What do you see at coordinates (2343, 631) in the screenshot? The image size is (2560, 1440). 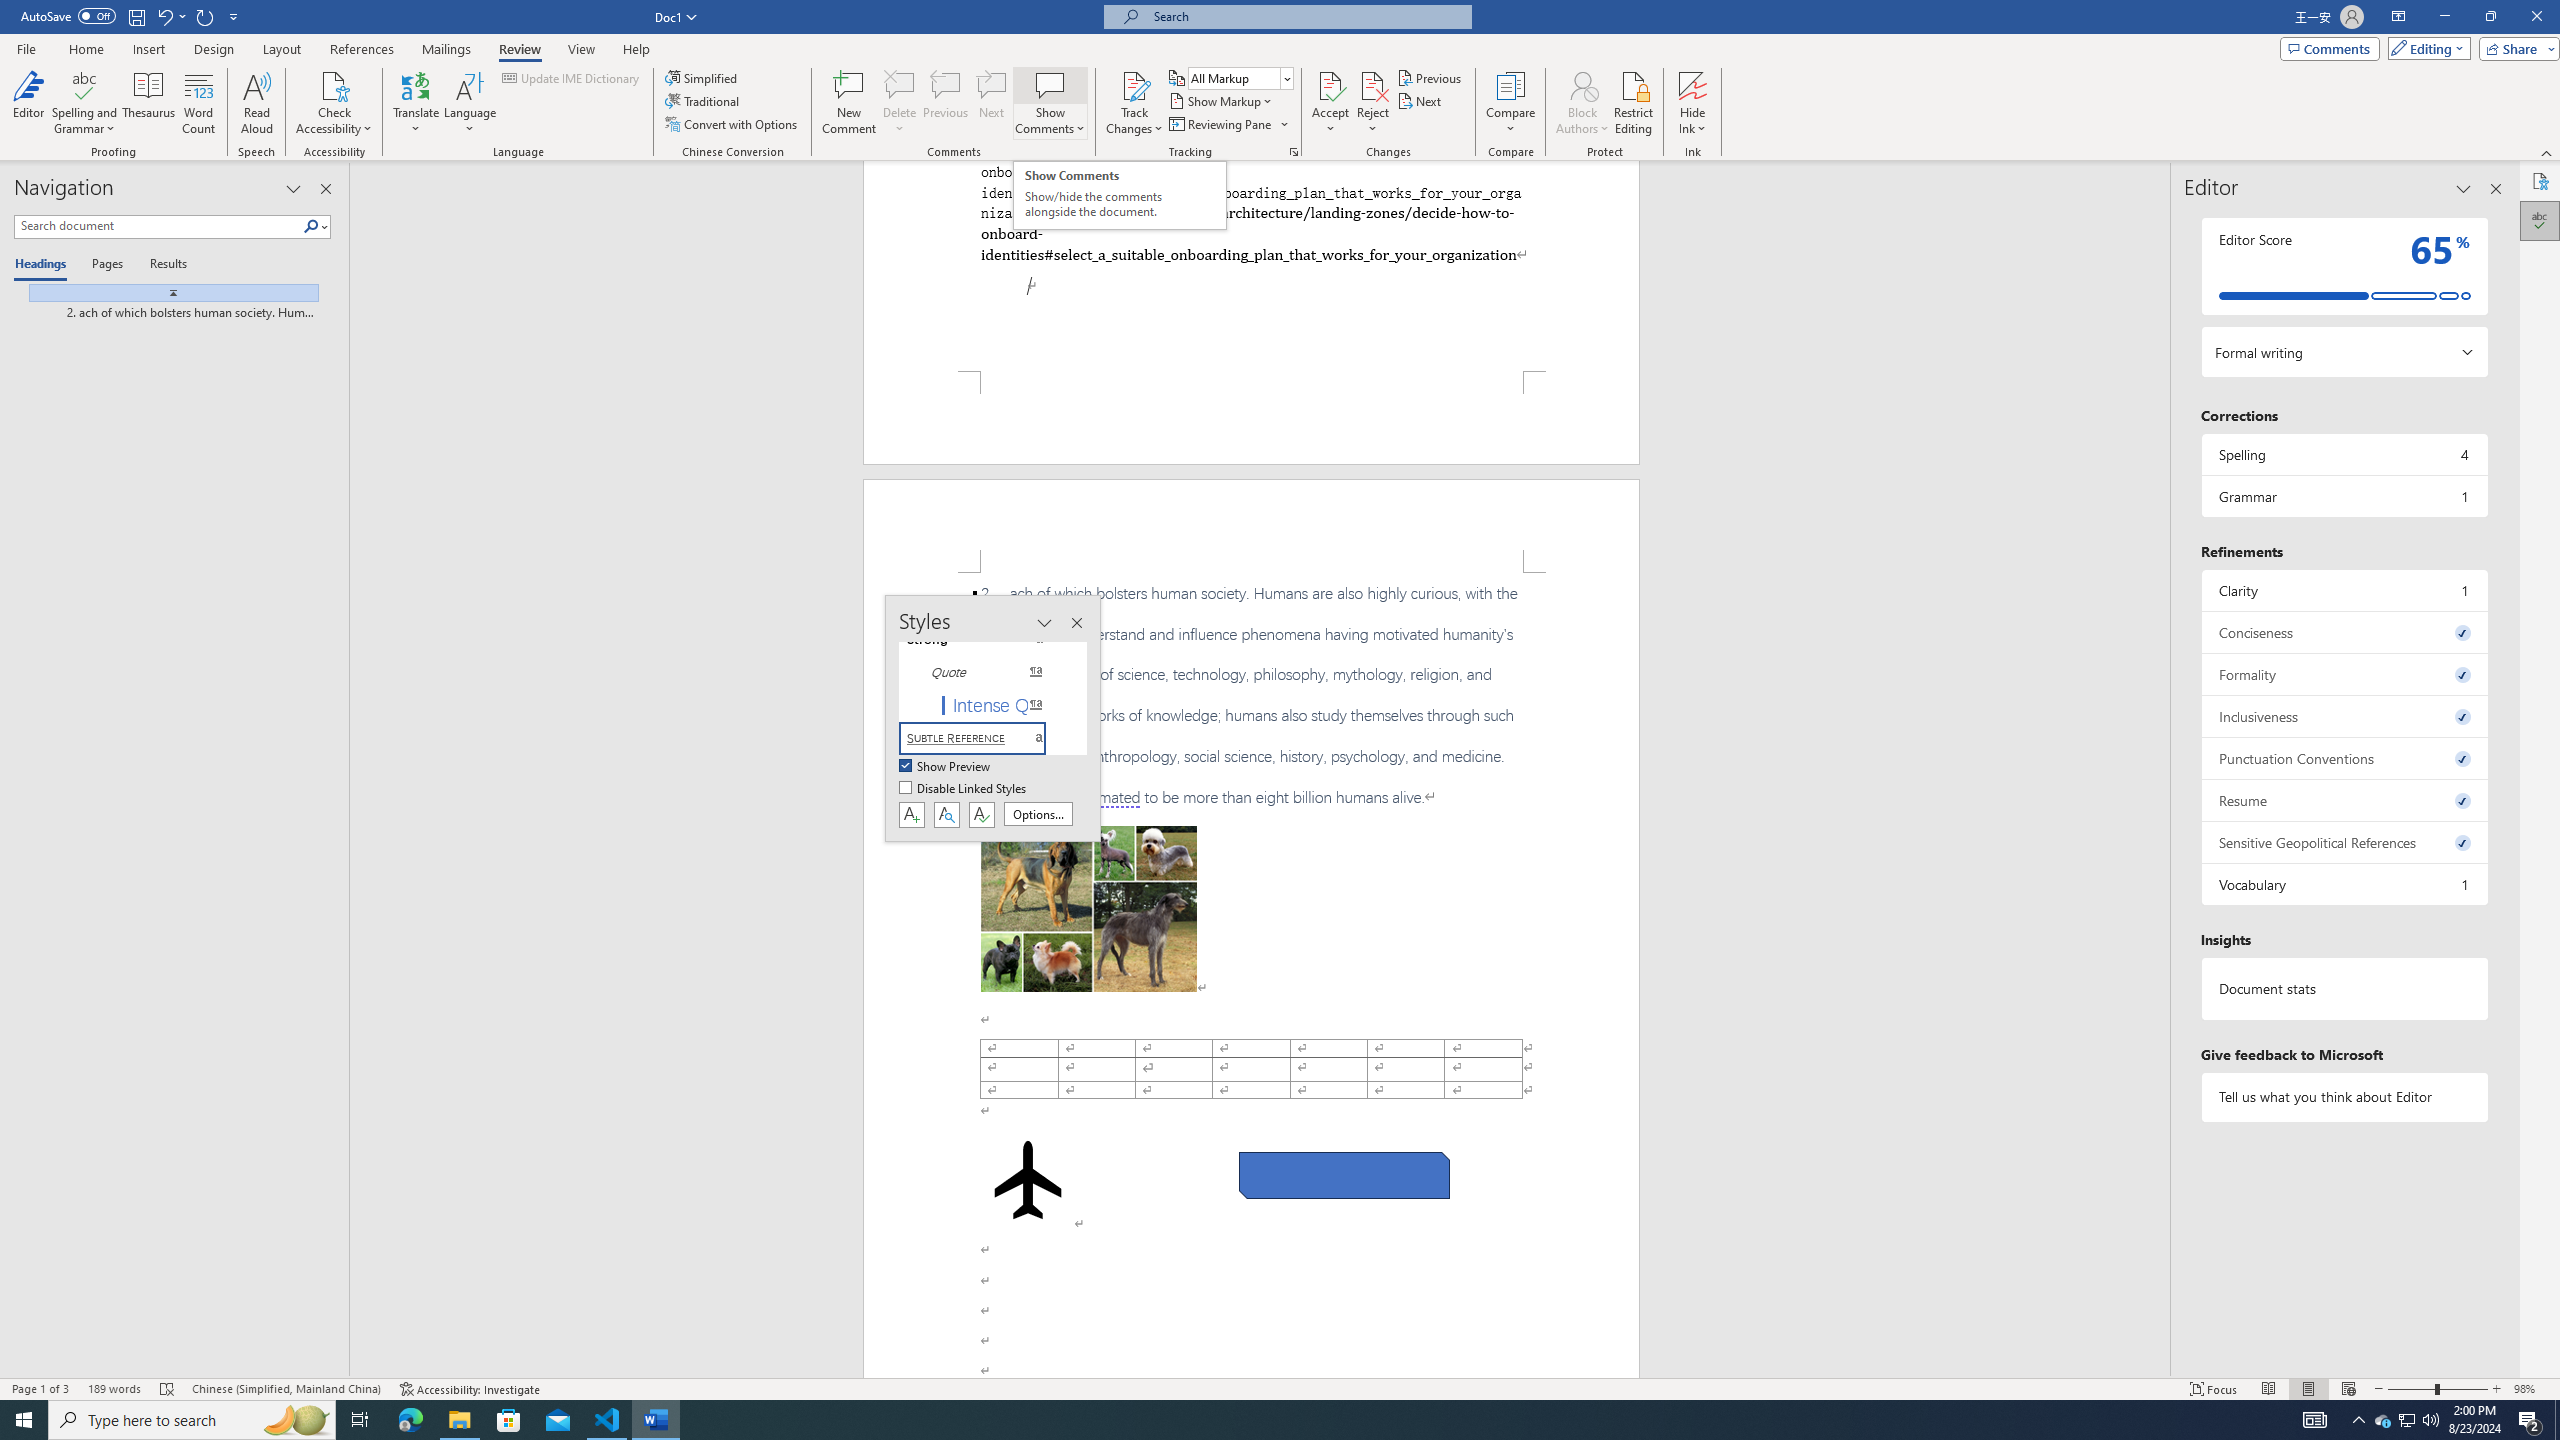 I see `'Conciseness, 0 issues. Press space or enter to review items.'` at bounding box center [2343, 631].